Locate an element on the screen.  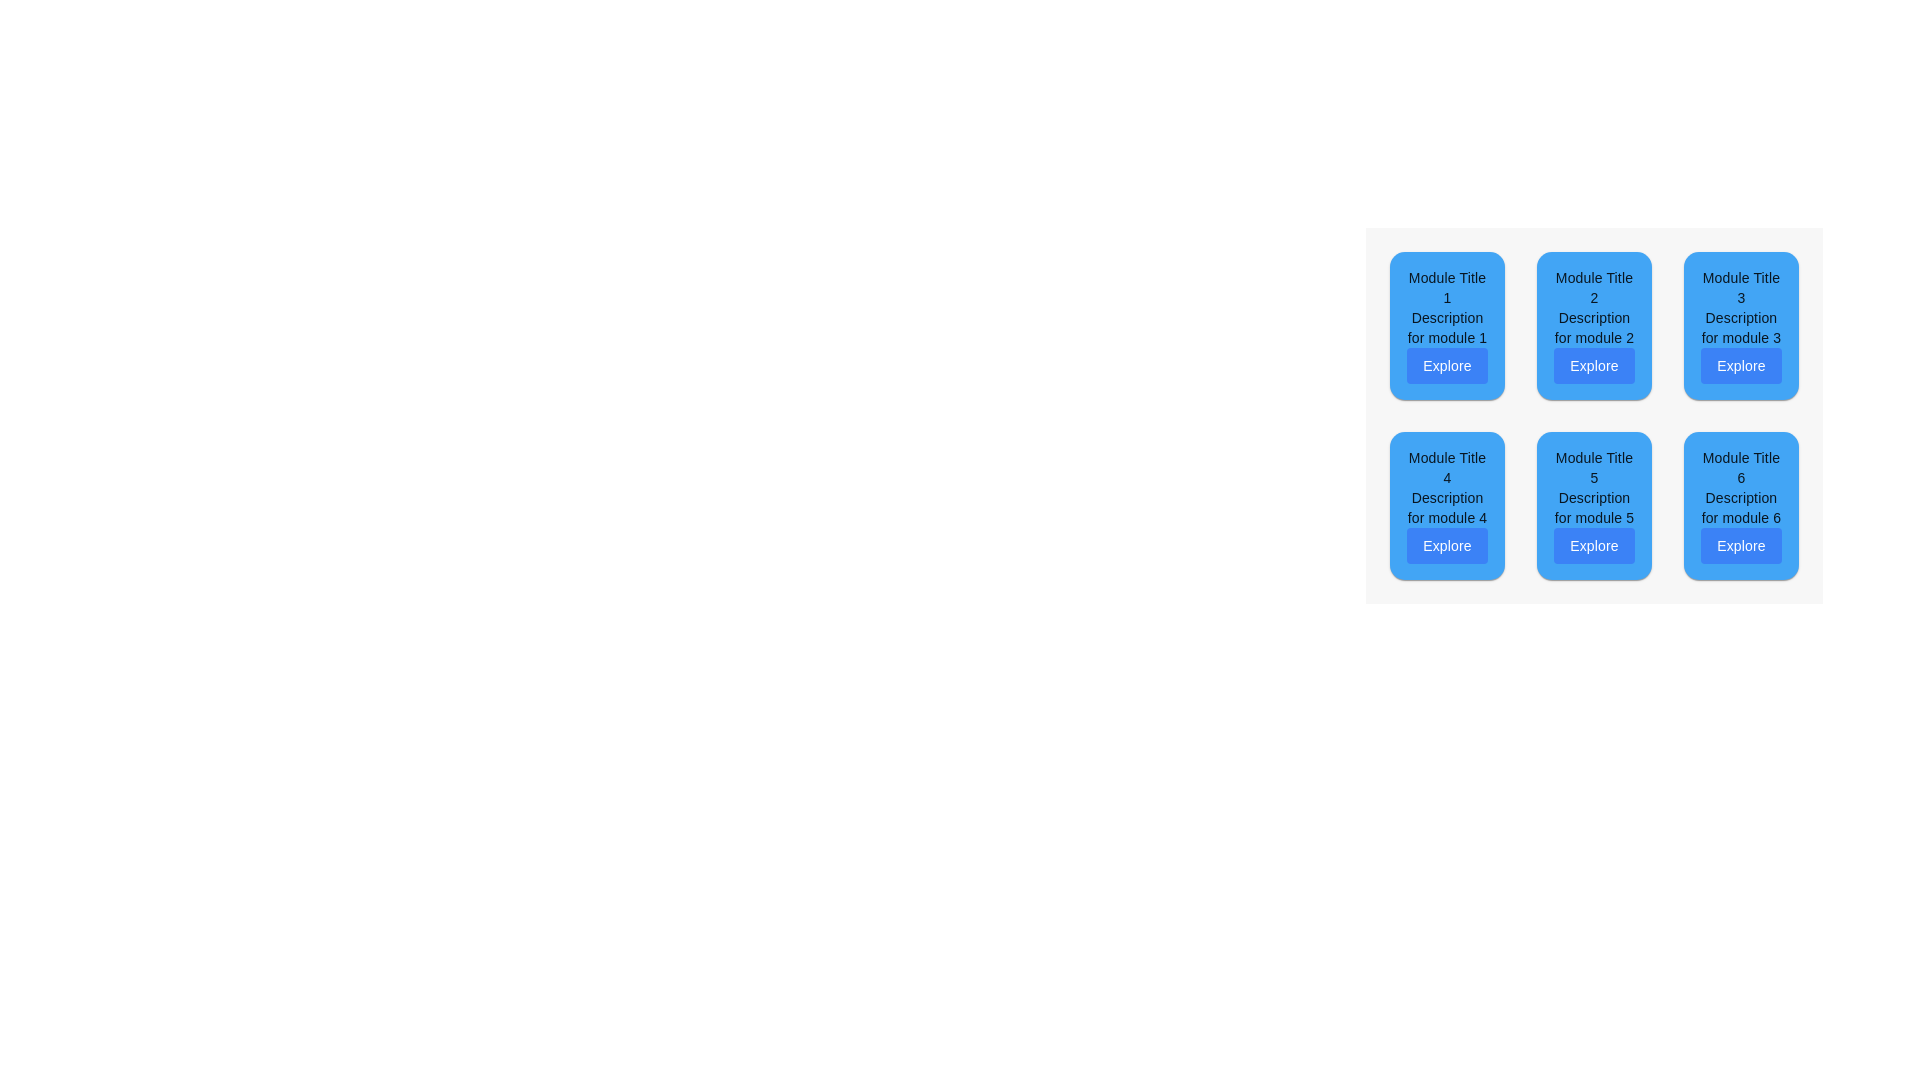
the text label containing 'Description for module 2' which is centrally placed under 'Module Title 2' and above the 'Explore' button is located at coordinates (1593, 327).